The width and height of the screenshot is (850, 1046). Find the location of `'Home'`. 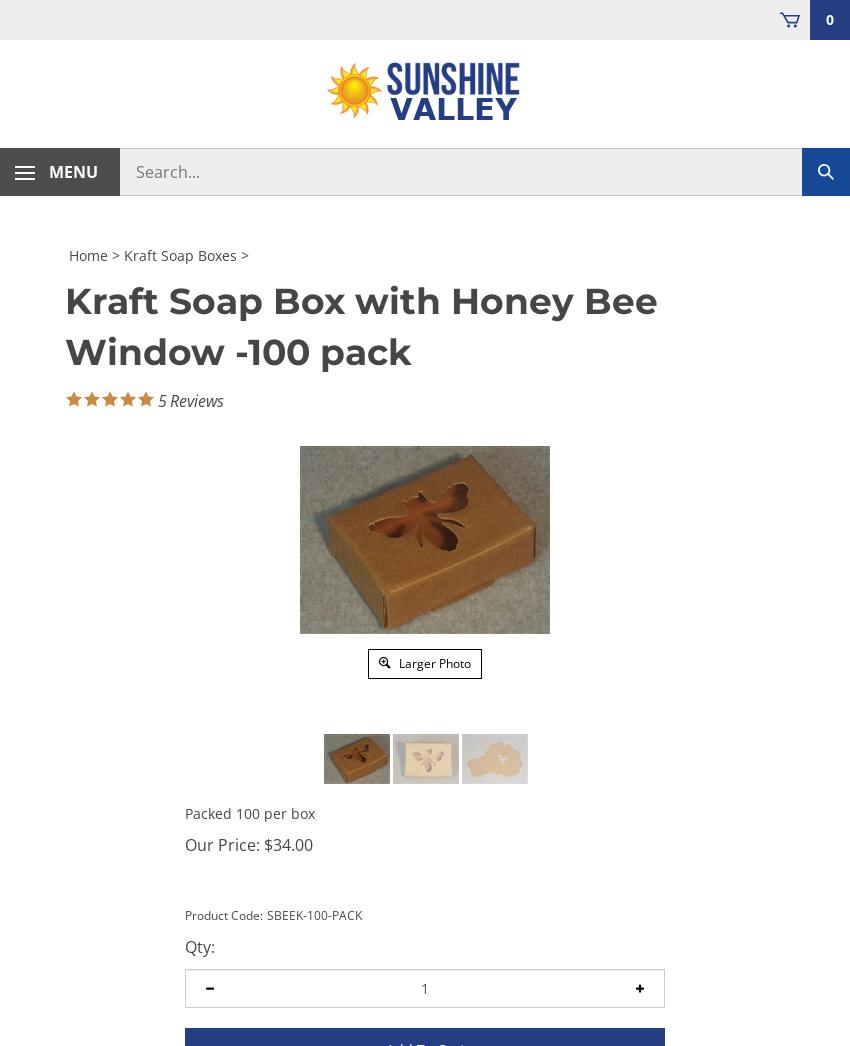

'Home' is located at coordinates (87, 253).